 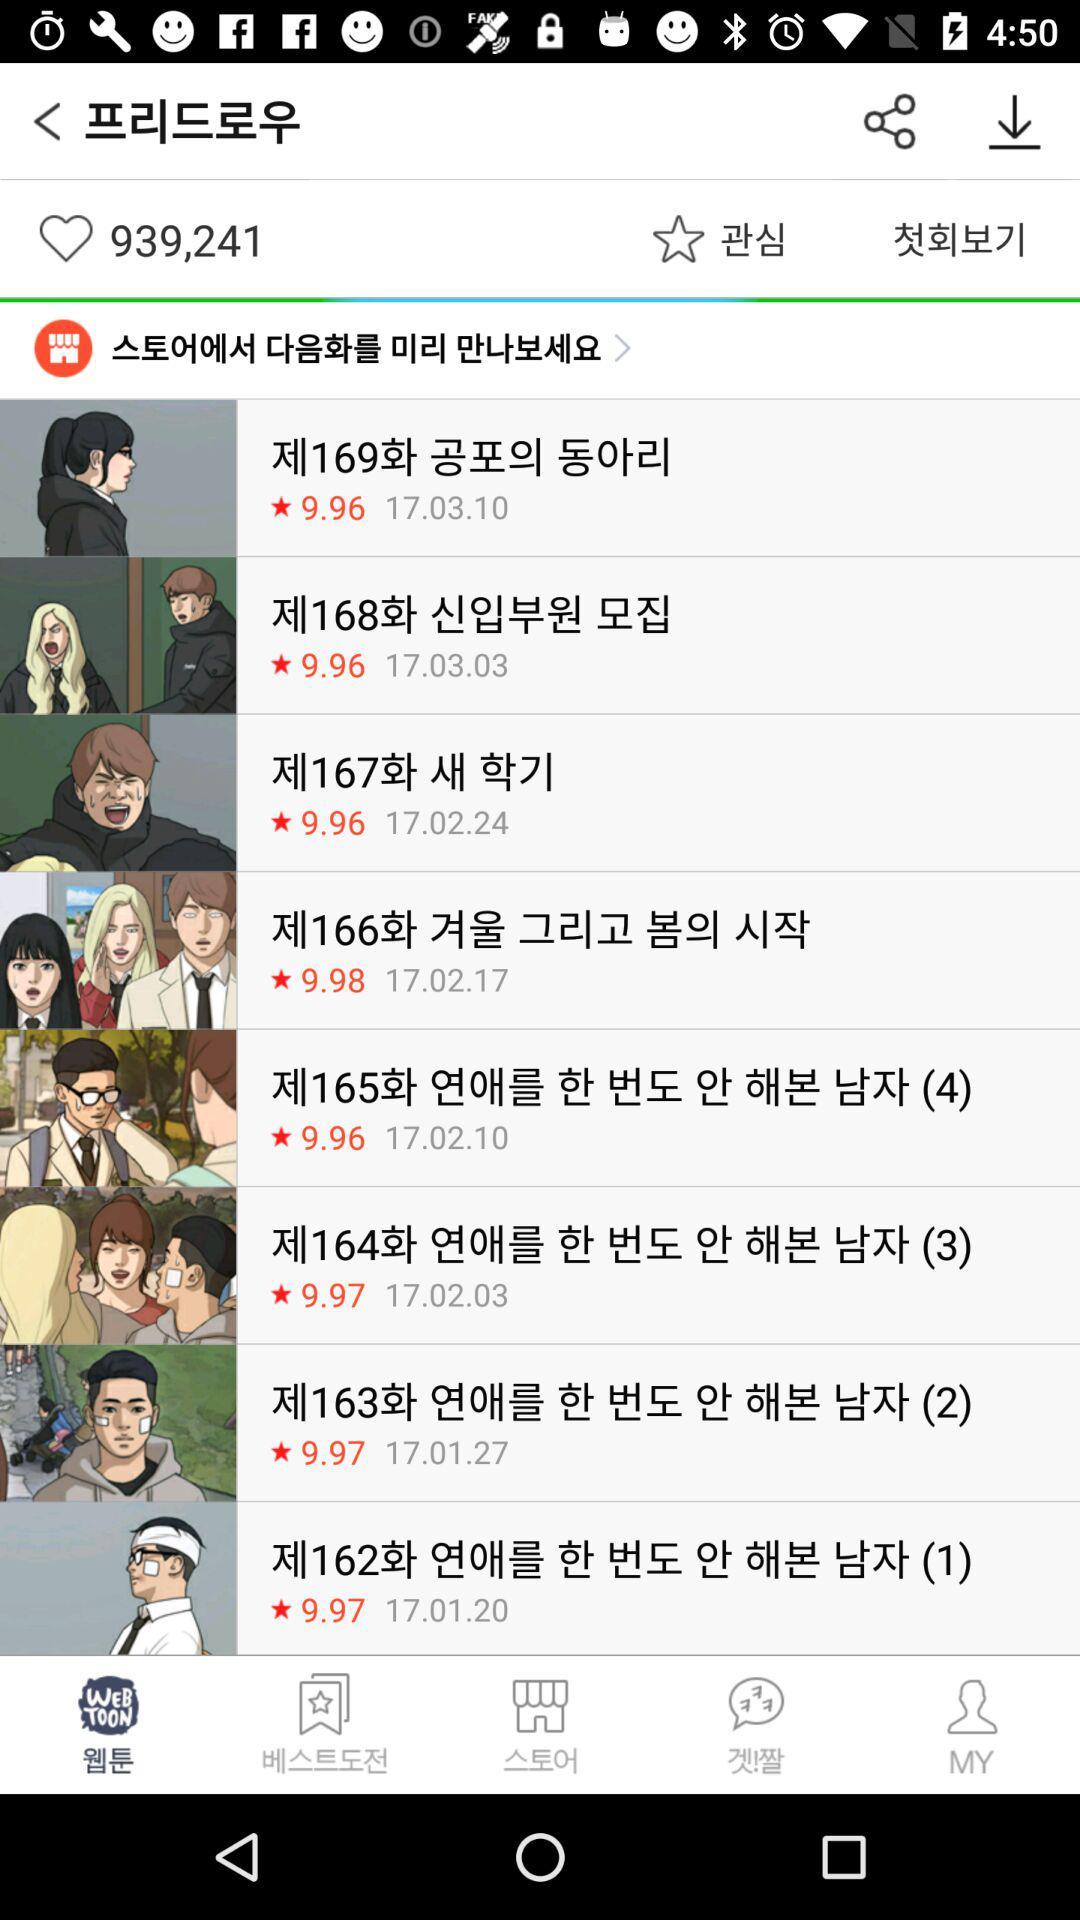 What do you see at coordinates (971, 1723) in the screenshot?
I see `tap the my profile icon at the right bottom of the page` at bounding box center [971, 1723].